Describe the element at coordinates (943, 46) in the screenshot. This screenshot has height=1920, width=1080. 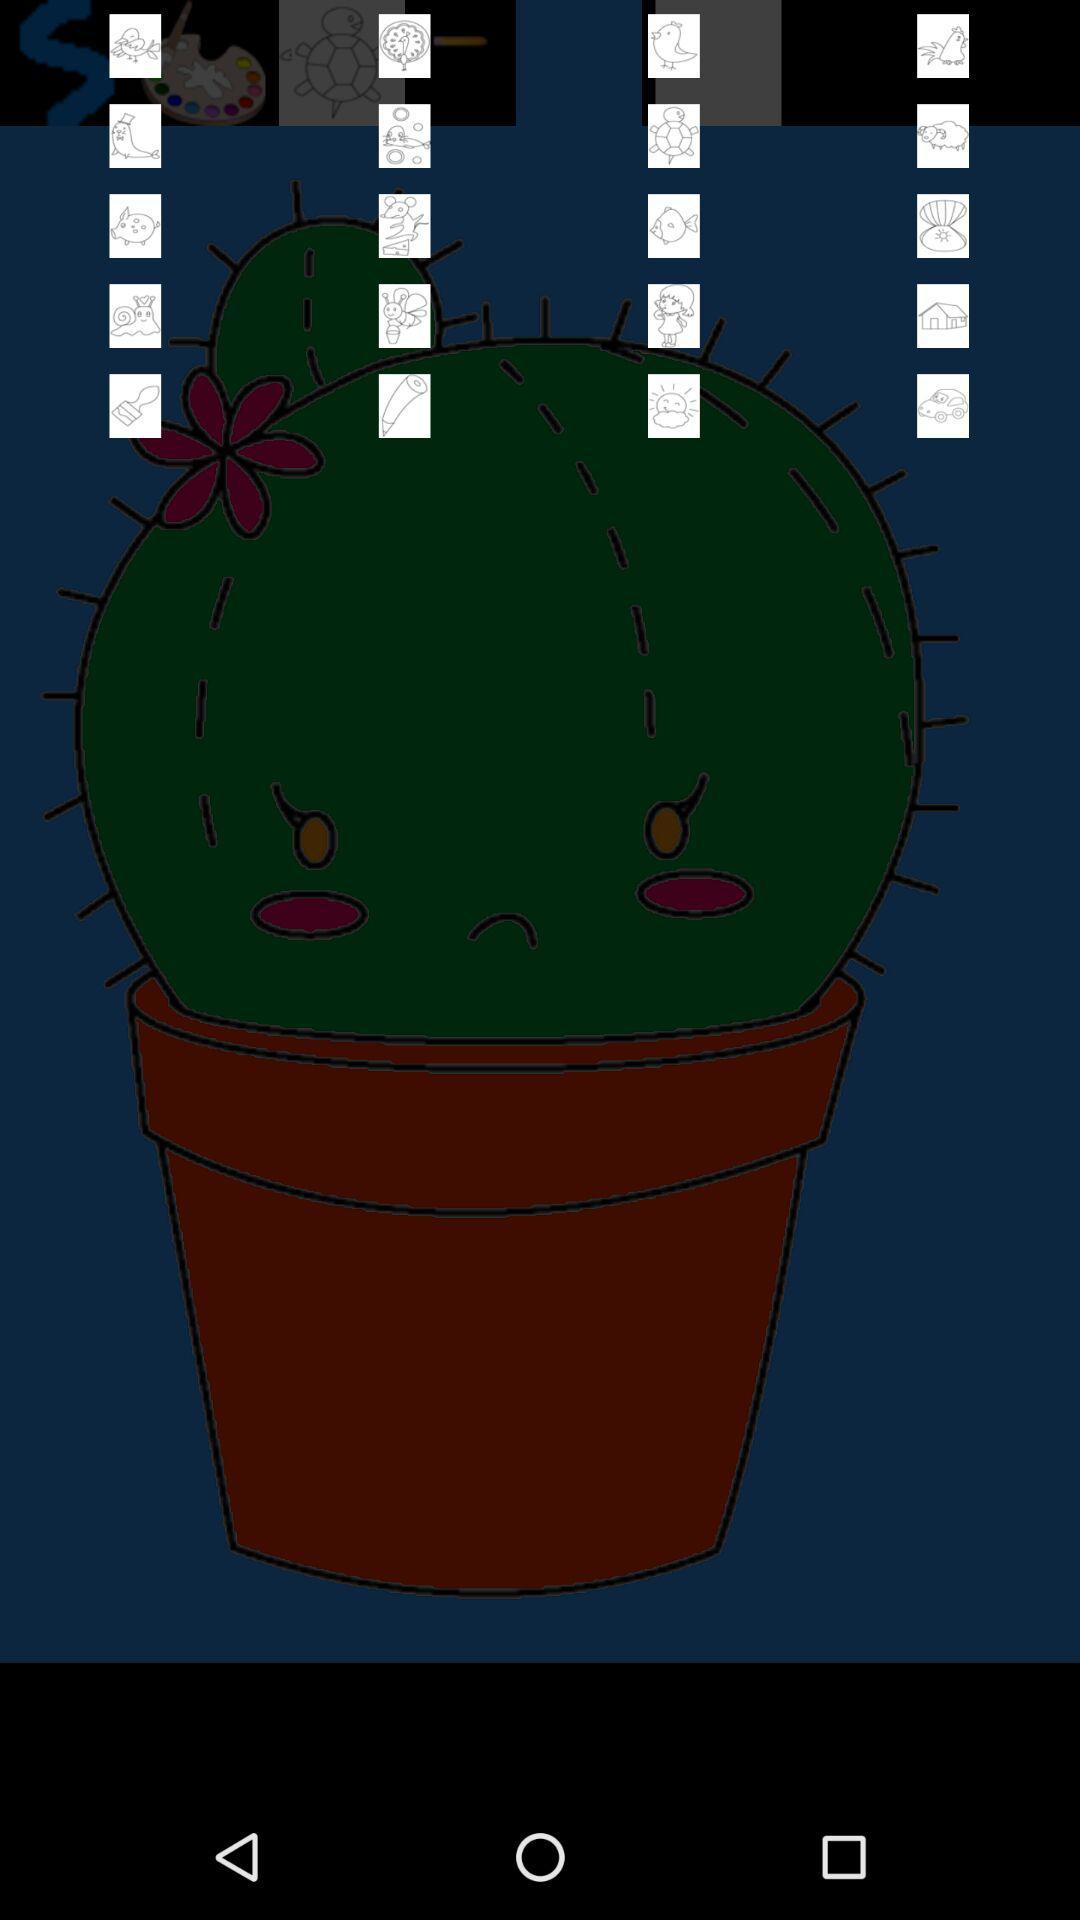
I see `sticker` at that location.